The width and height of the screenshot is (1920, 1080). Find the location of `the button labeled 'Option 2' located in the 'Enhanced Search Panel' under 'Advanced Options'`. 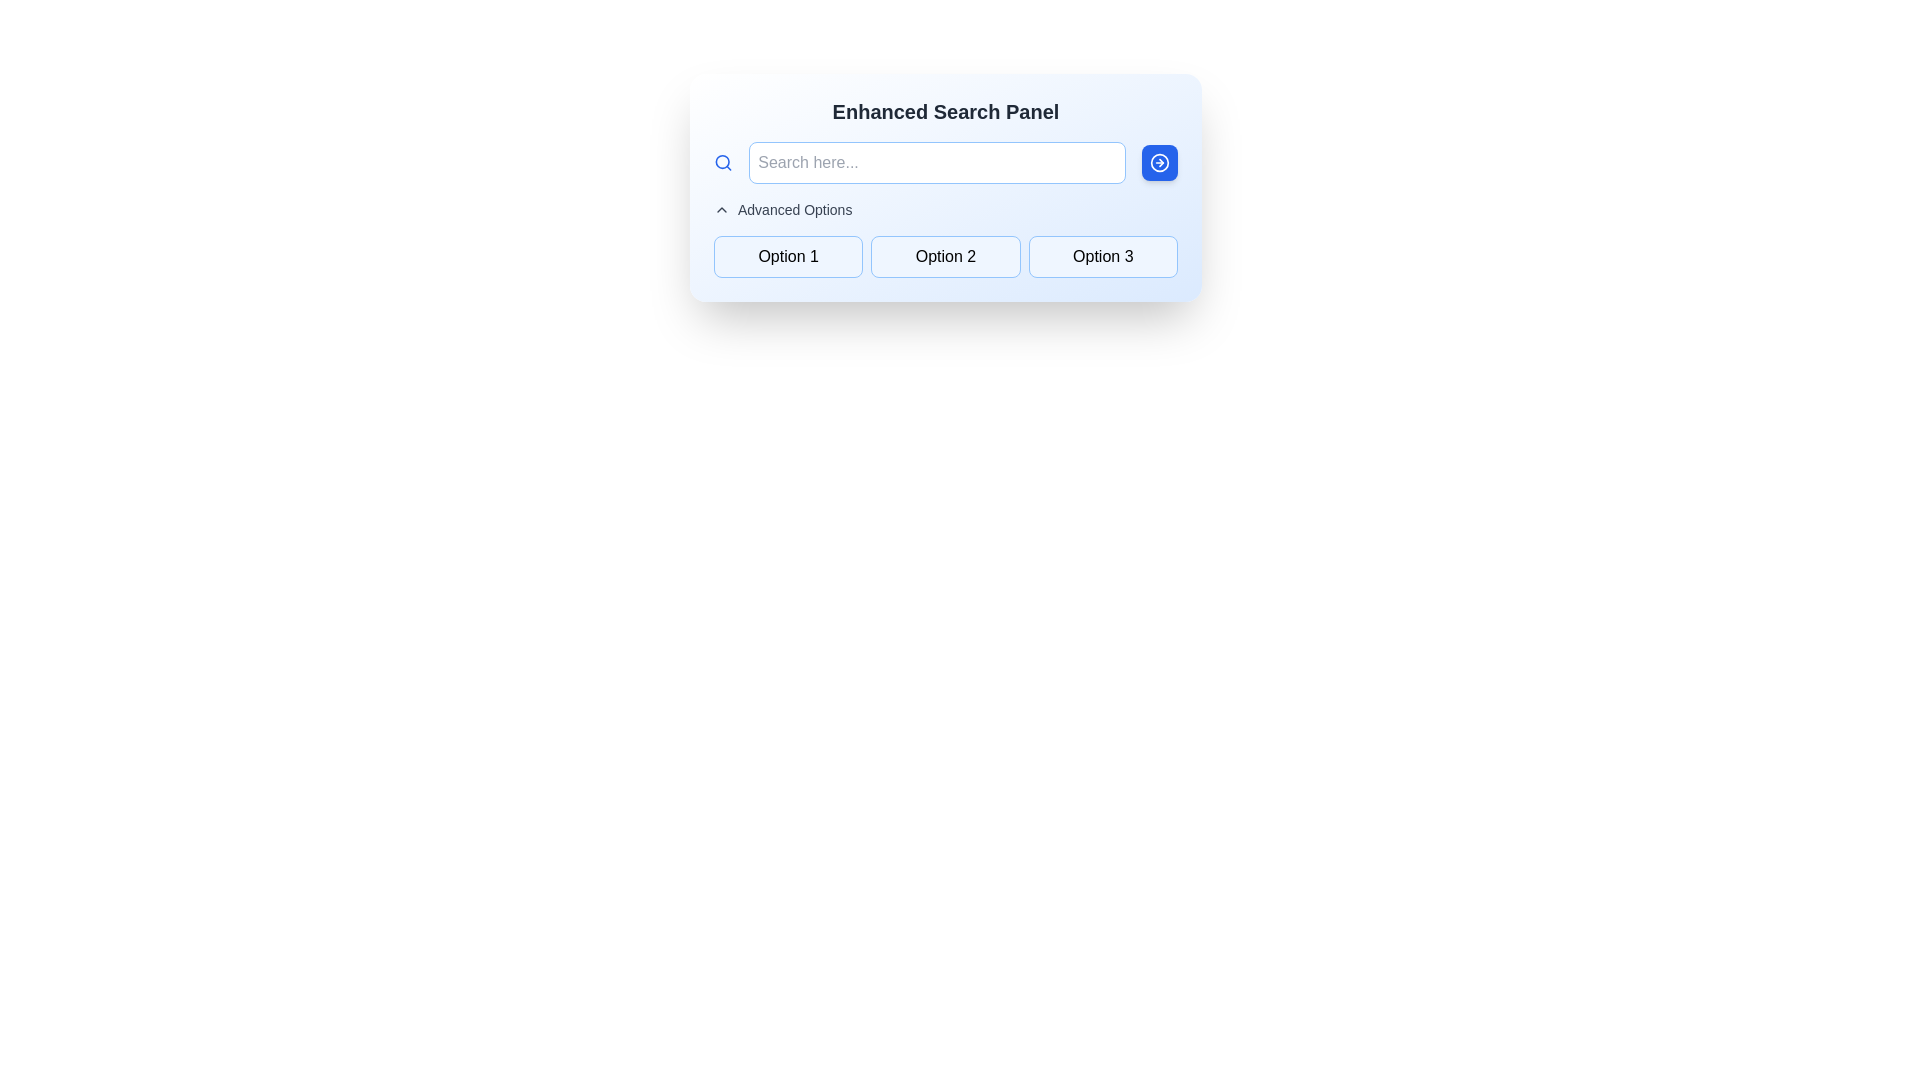

the button labeled 'Option 2' located in the 'Enhanced Search Panel' under 'Advanced Options' is located at coordinates (944, 238).